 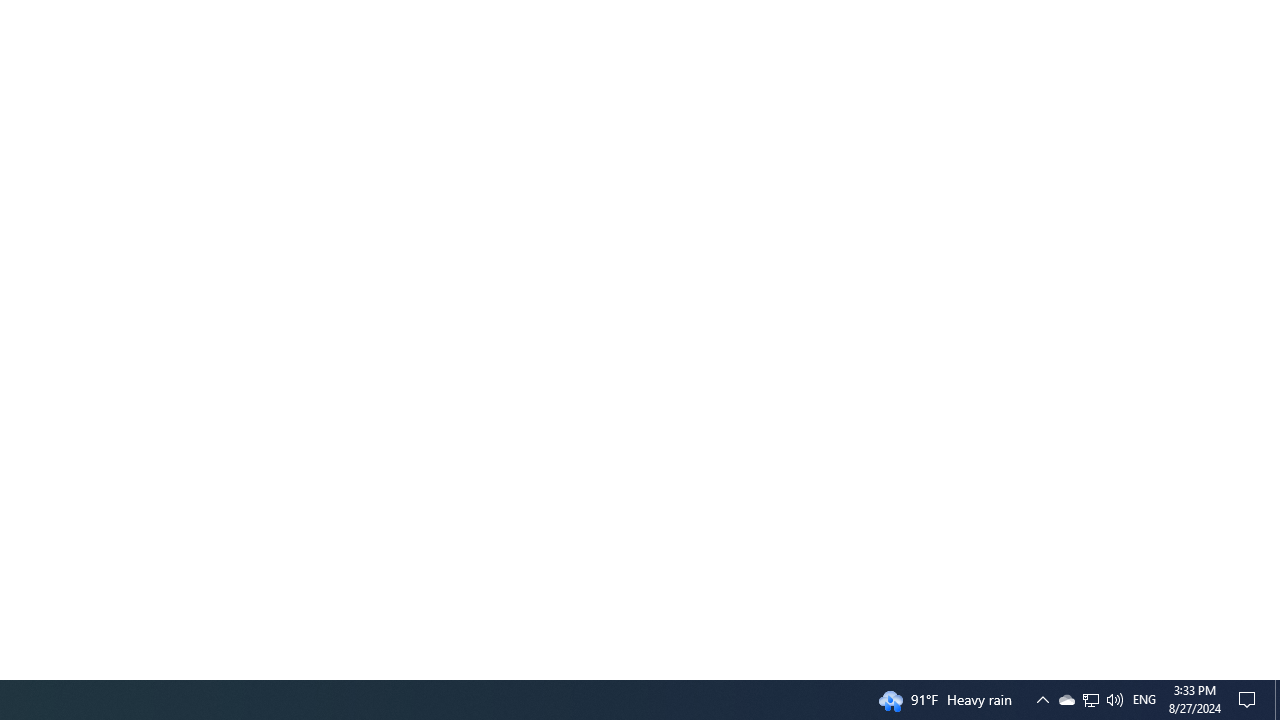 What do you see at coordinates (1113, 698) in the screenshot?
I see `'Q2790: 100%'` at bounding box center [1113, 698].